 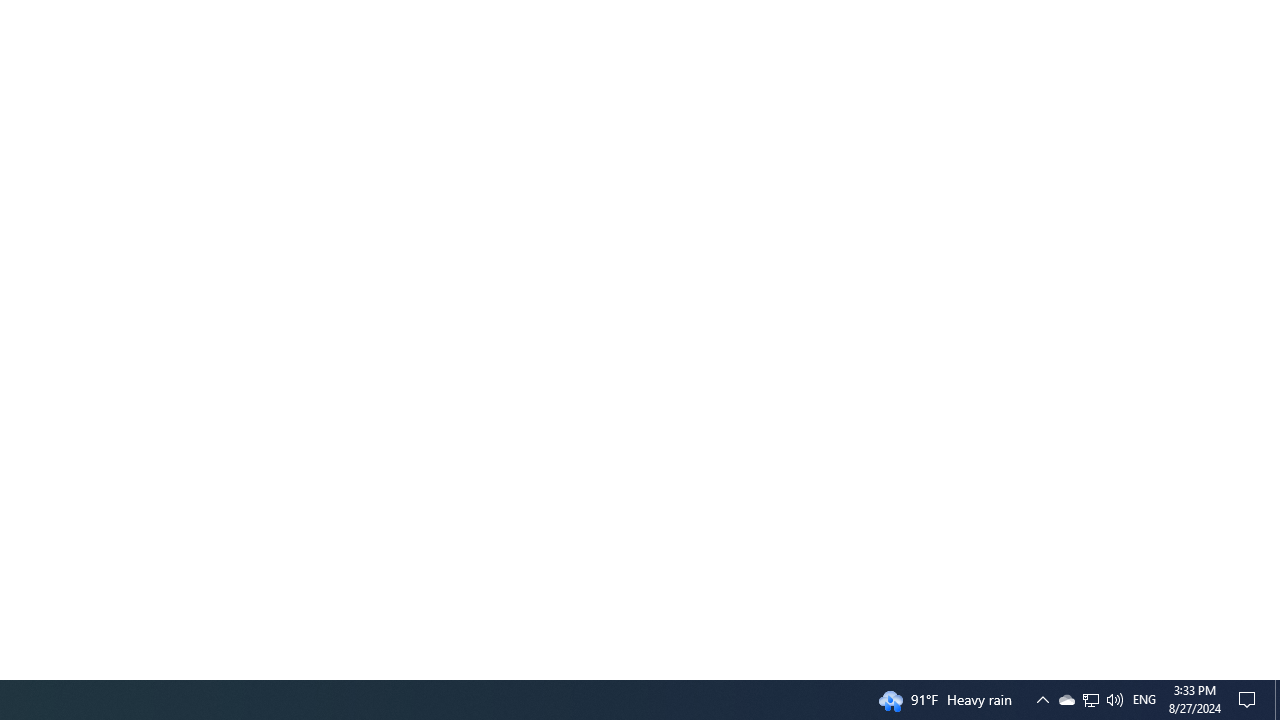 What do you see at coordinates (1113, 698) in the screenshot?
I see `'Q2790: 100%'` at bounding box center [1113, 698].